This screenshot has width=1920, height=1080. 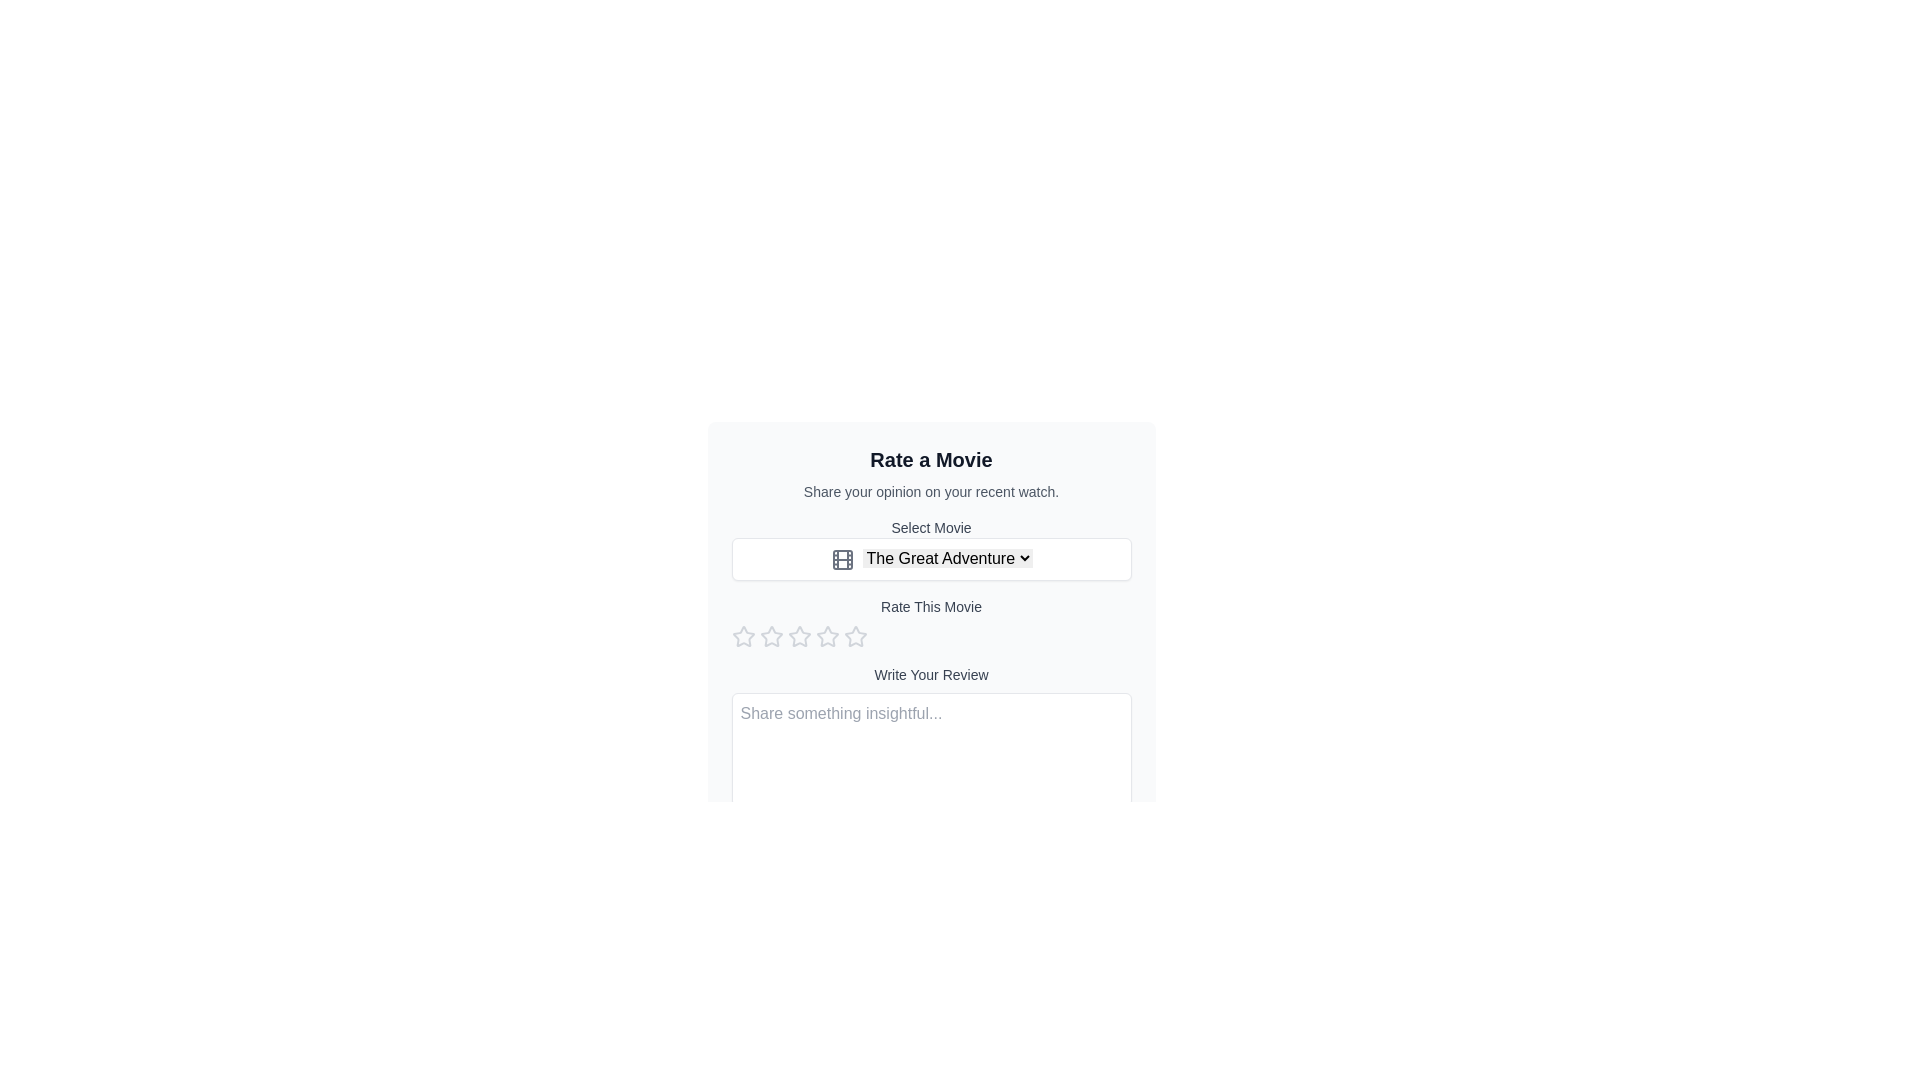 What do you see at coordinates (946, 558) in the screenshot?
I see `the dropdown menu displaying the movie title 'The Great Adventure'` at bounding box center [946, 558].